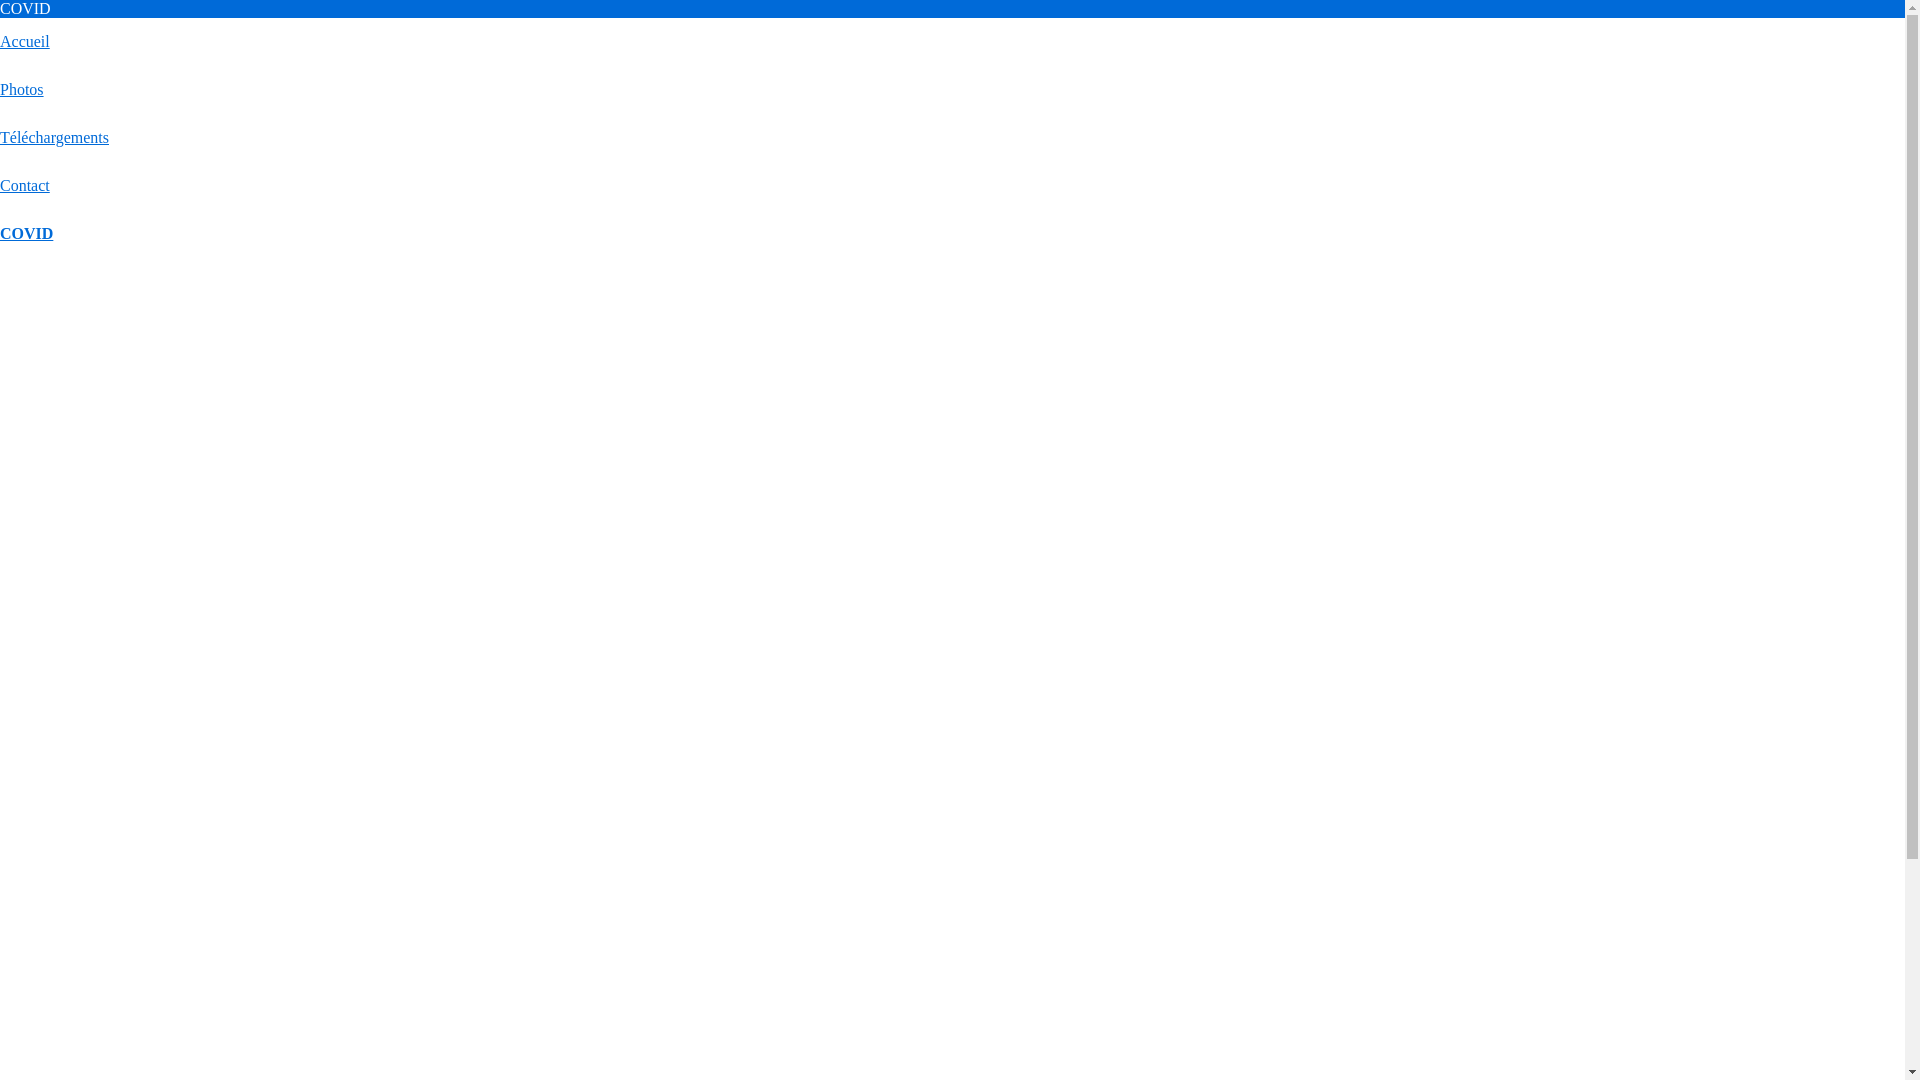  What do you see at coordinates (22, 88) in the screenshot?
I see `'Photos'` at bounding box center [22, 88].